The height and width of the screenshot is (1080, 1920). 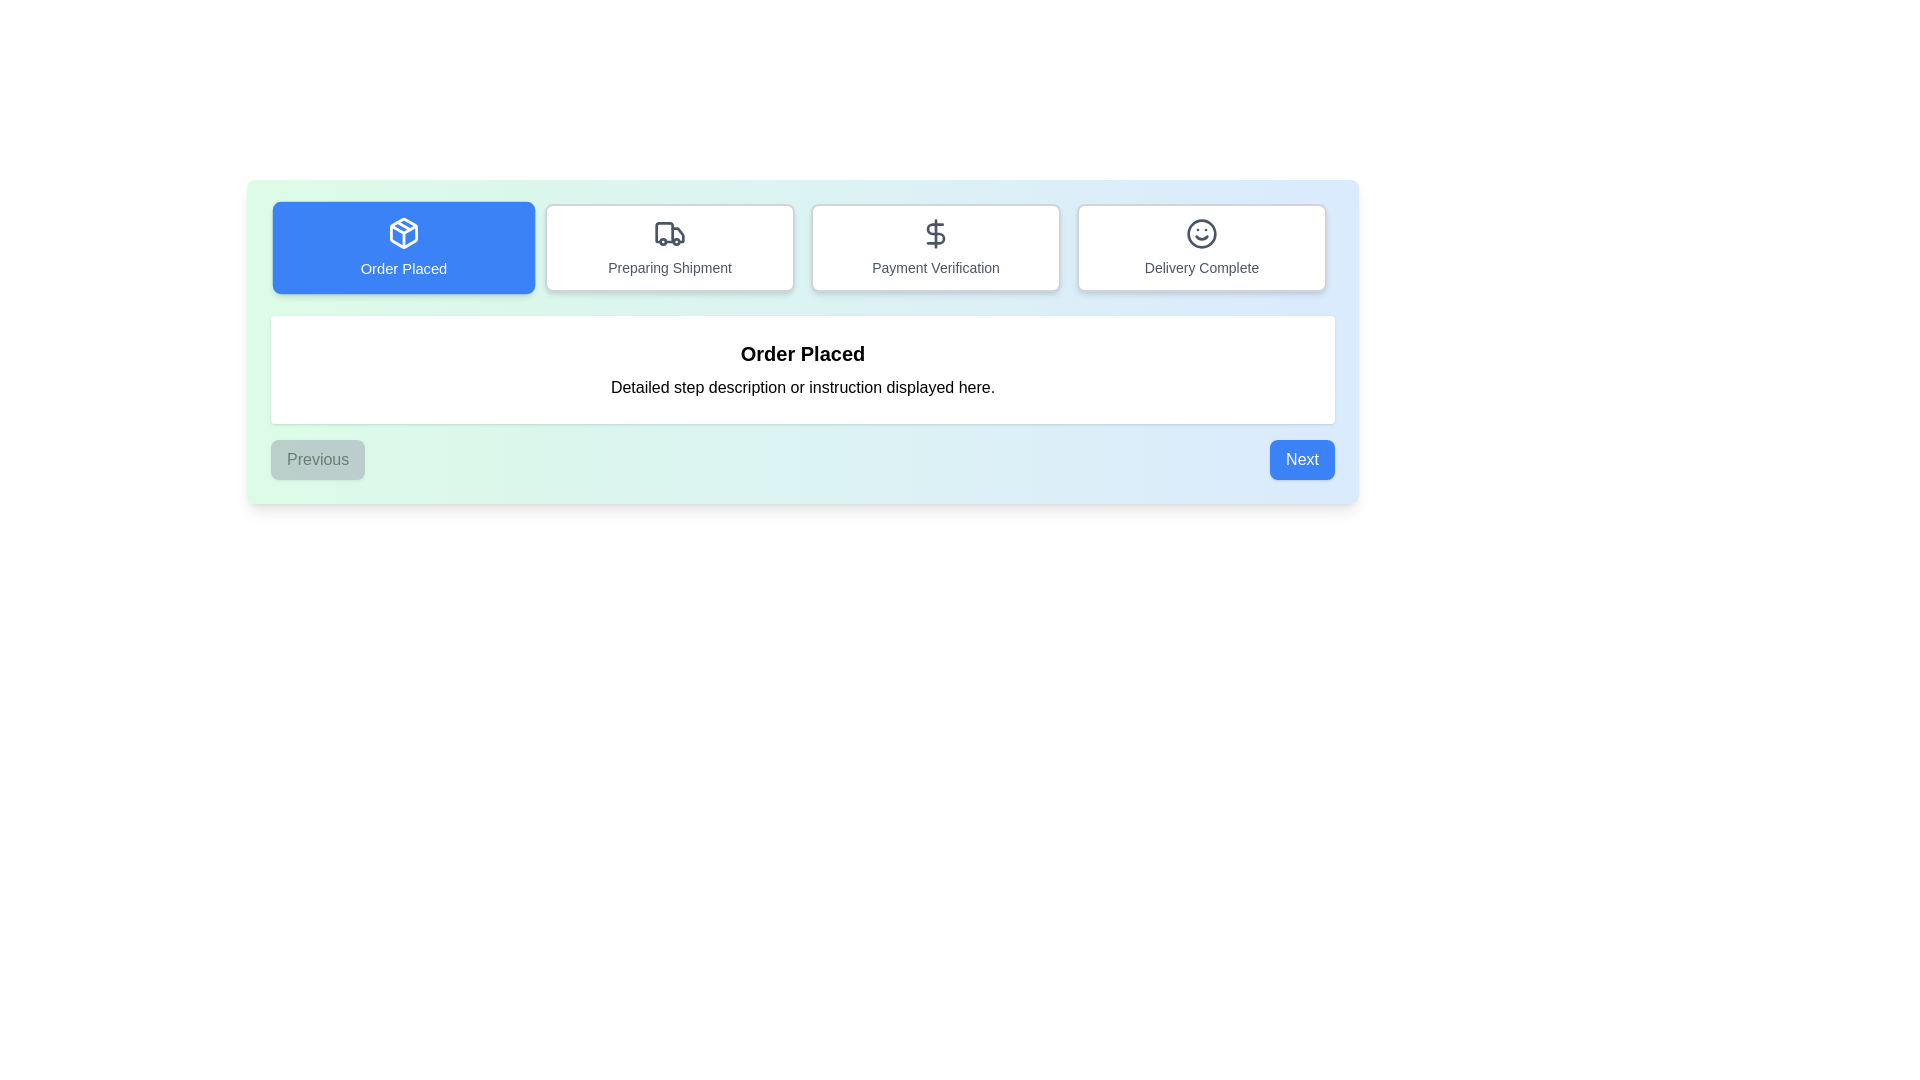 What do you see at coordinates (935, 246) in the screenshot?
I see `the step indicator corresponding to Payment Verification to highlight it` at bounding box center [935, 246].